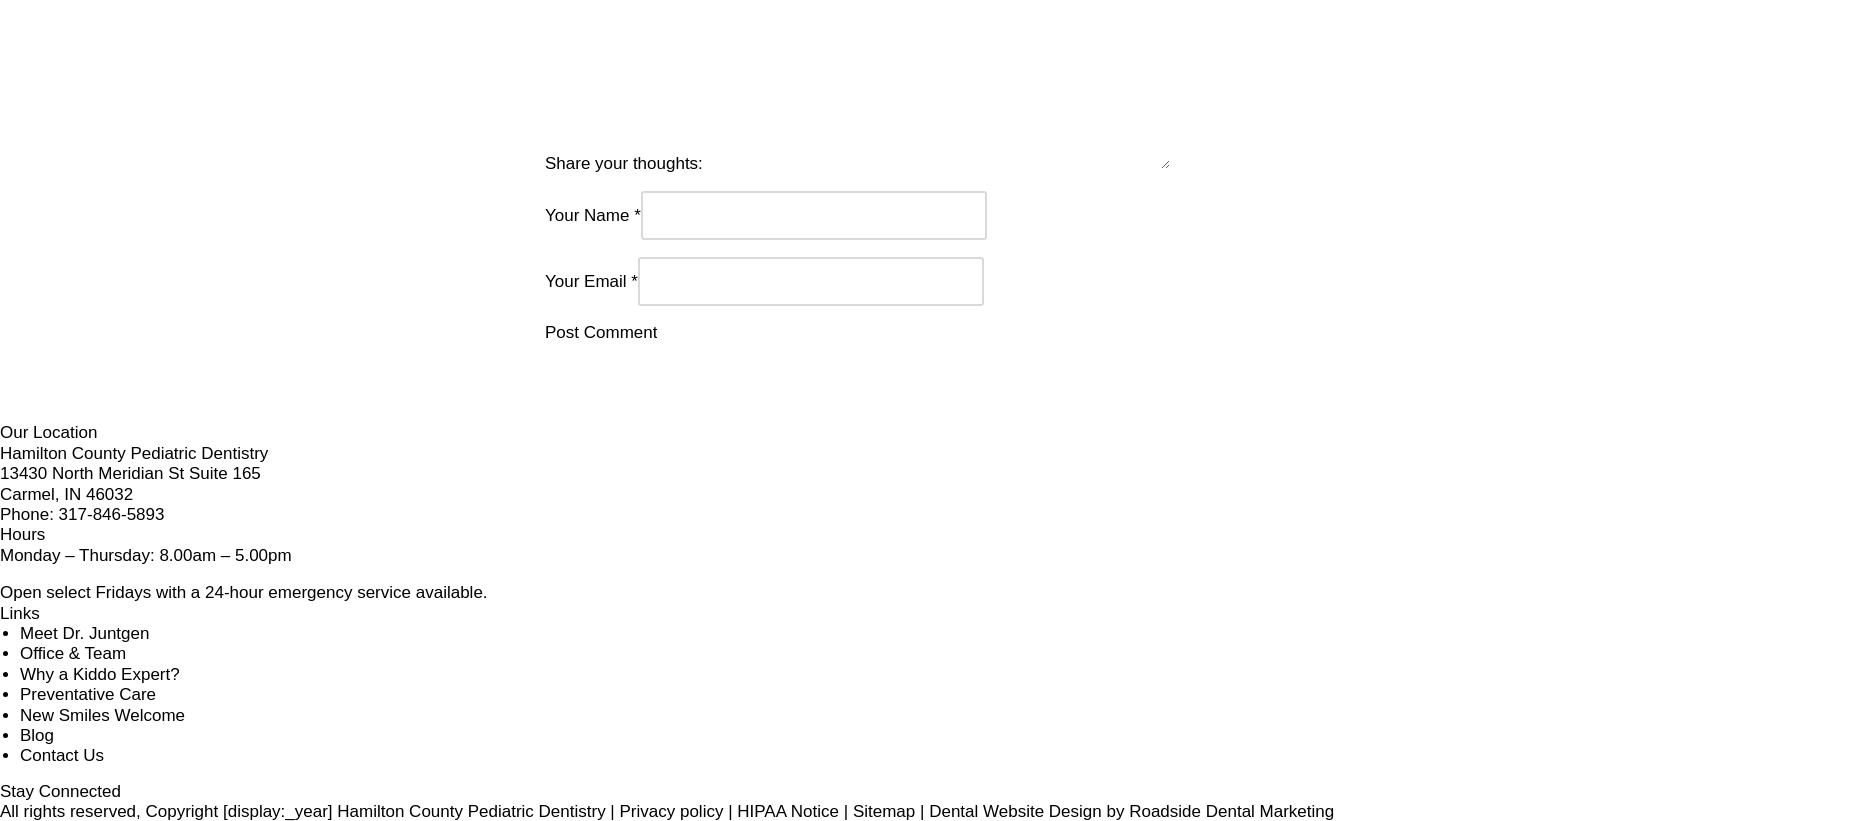 The height and width of the screenshot is (821, 1850). Describe the element at coordinates (1027, 673) in the screenshot. I see `'Preventative Care'` at that location.